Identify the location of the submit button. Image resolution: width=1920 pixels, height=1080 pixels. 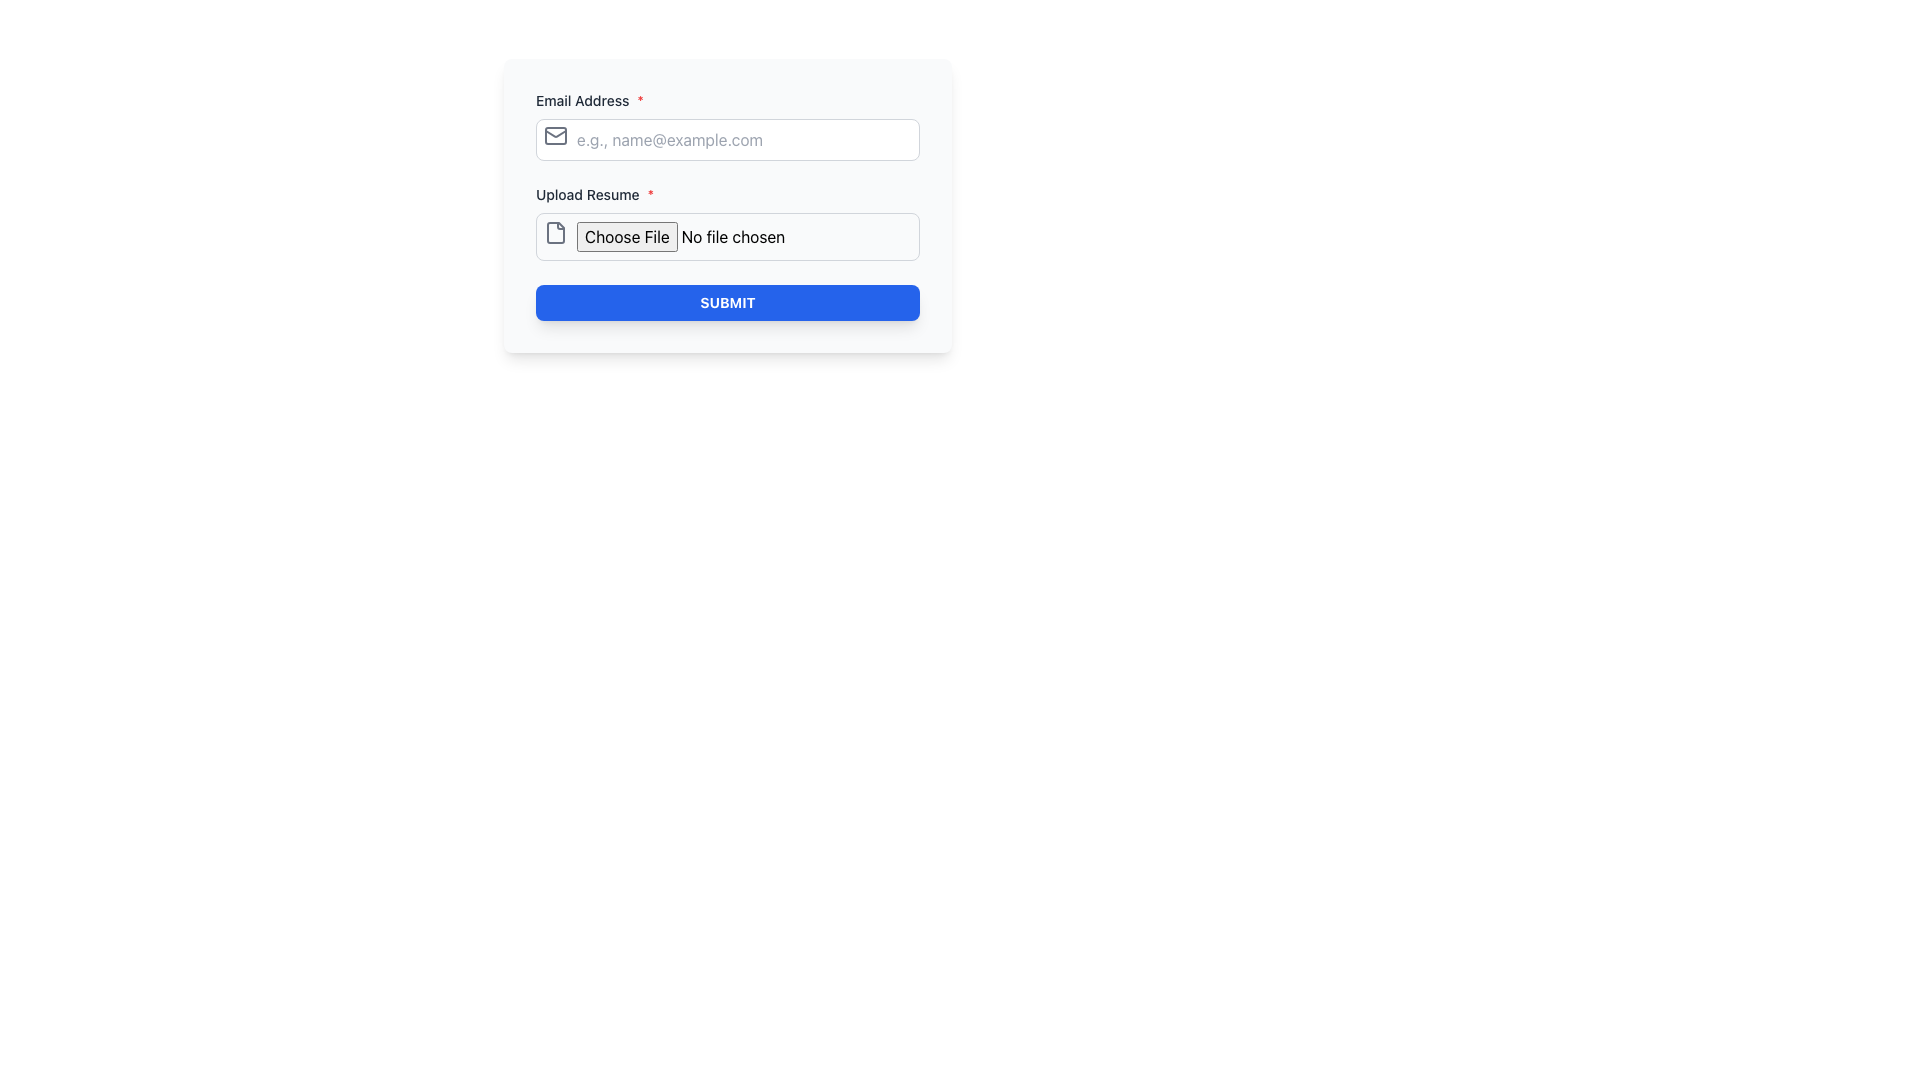
(727, 303).